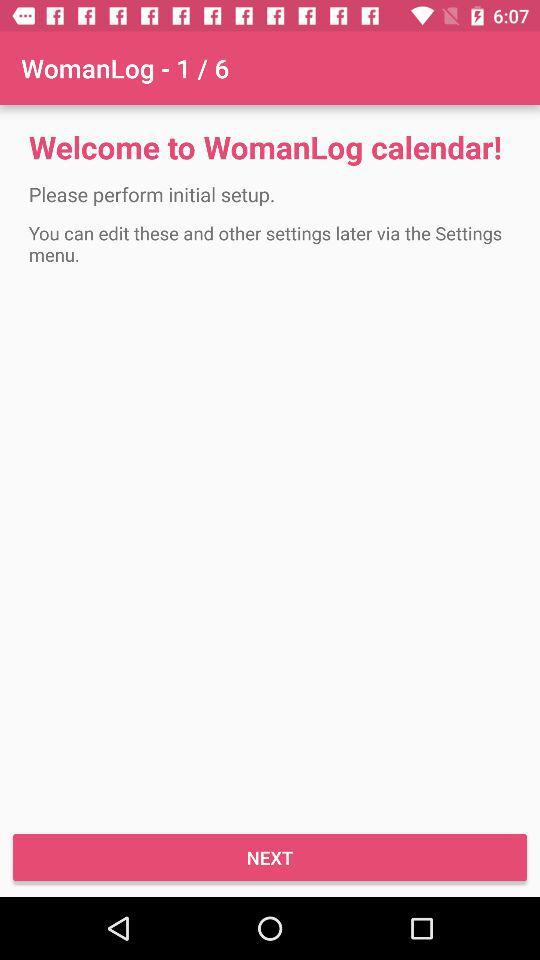 The height and width of the screenshot is (960, 540). What do you see at coordinates (270, 856) in the screenshot?
I see `next item` at bounding box center [270, 856].